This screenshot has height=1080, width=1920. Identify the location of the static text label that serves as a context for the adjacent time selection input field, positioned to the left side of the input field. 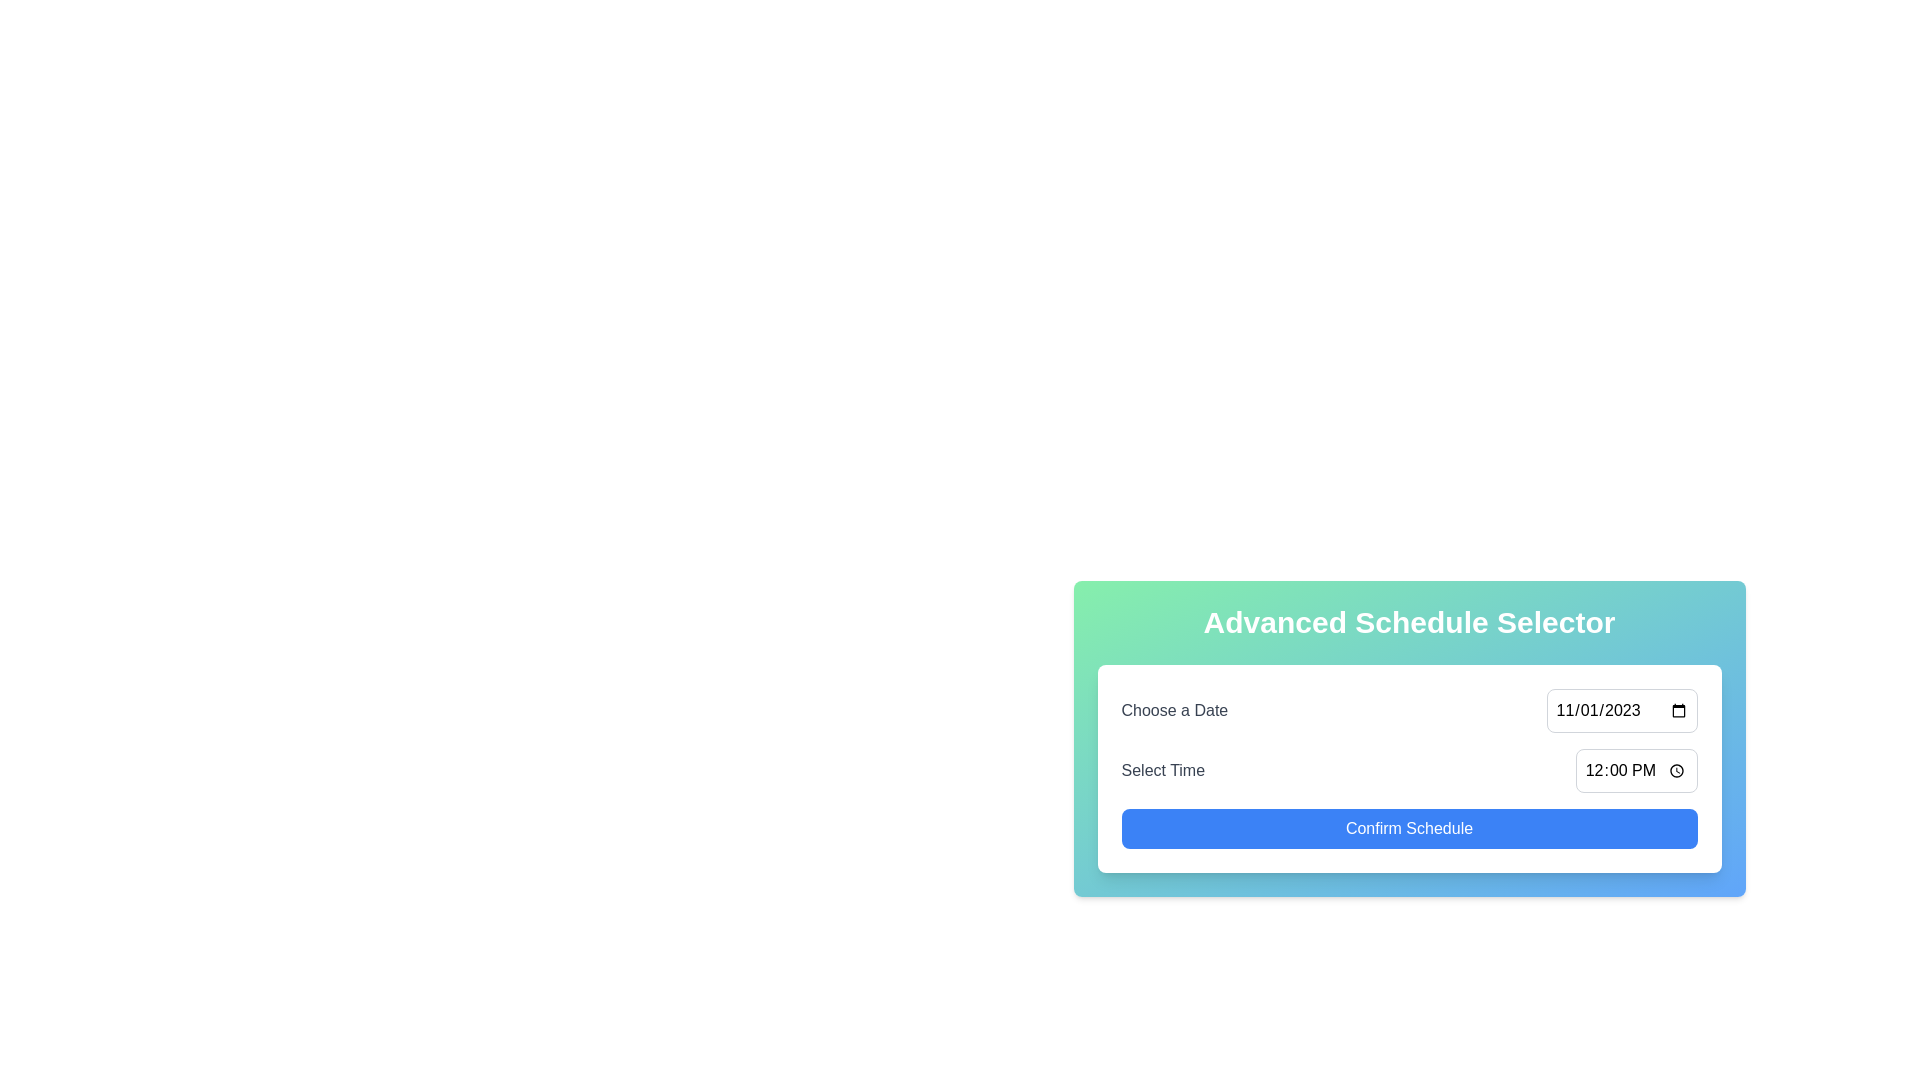
(1163, 770).